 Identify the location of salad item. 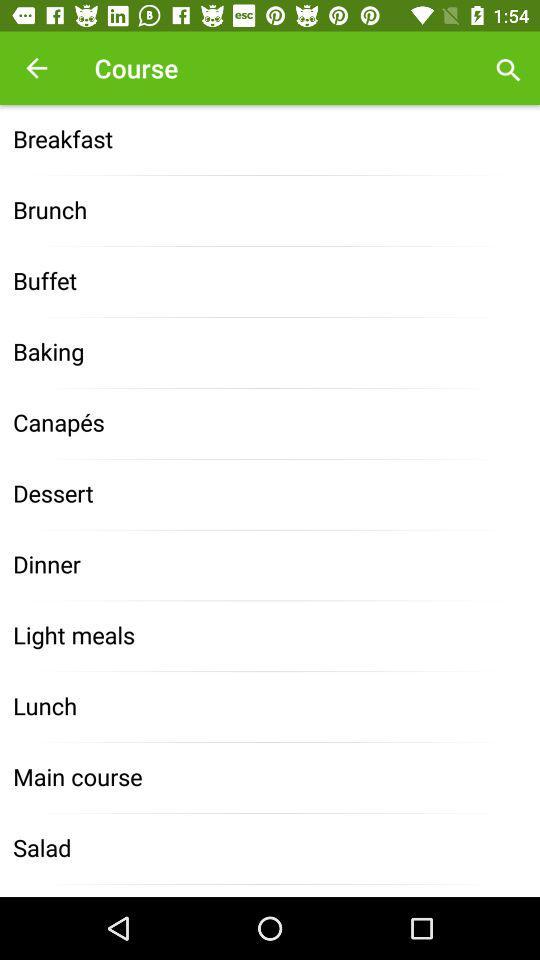
(270, 848).